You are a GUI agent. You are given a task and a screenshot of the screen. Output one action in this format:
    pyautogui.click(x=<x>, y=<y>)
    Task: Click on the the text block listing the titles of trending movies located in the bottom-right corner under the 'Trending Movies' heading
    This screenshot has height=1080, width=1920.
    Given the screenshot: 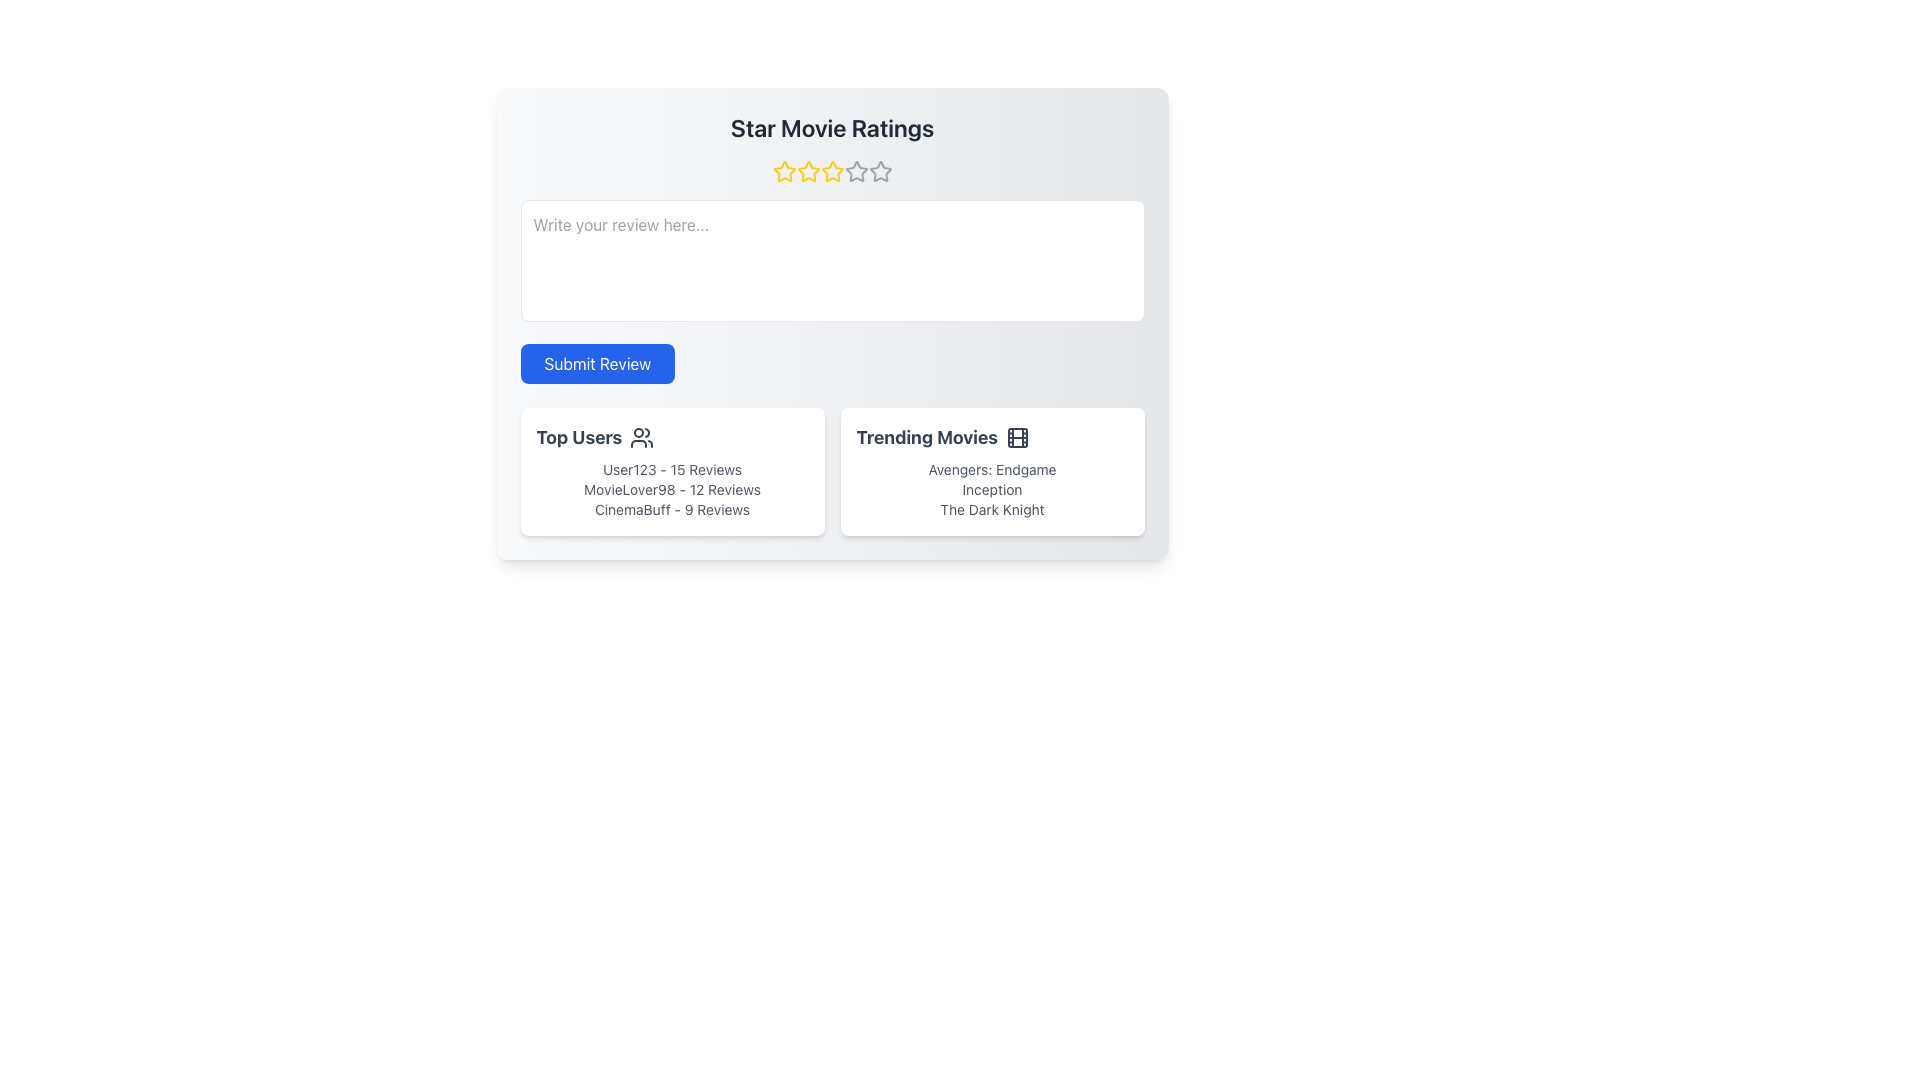 What is the action you would take?
    pyautogui.click(x=992, y=489)
    